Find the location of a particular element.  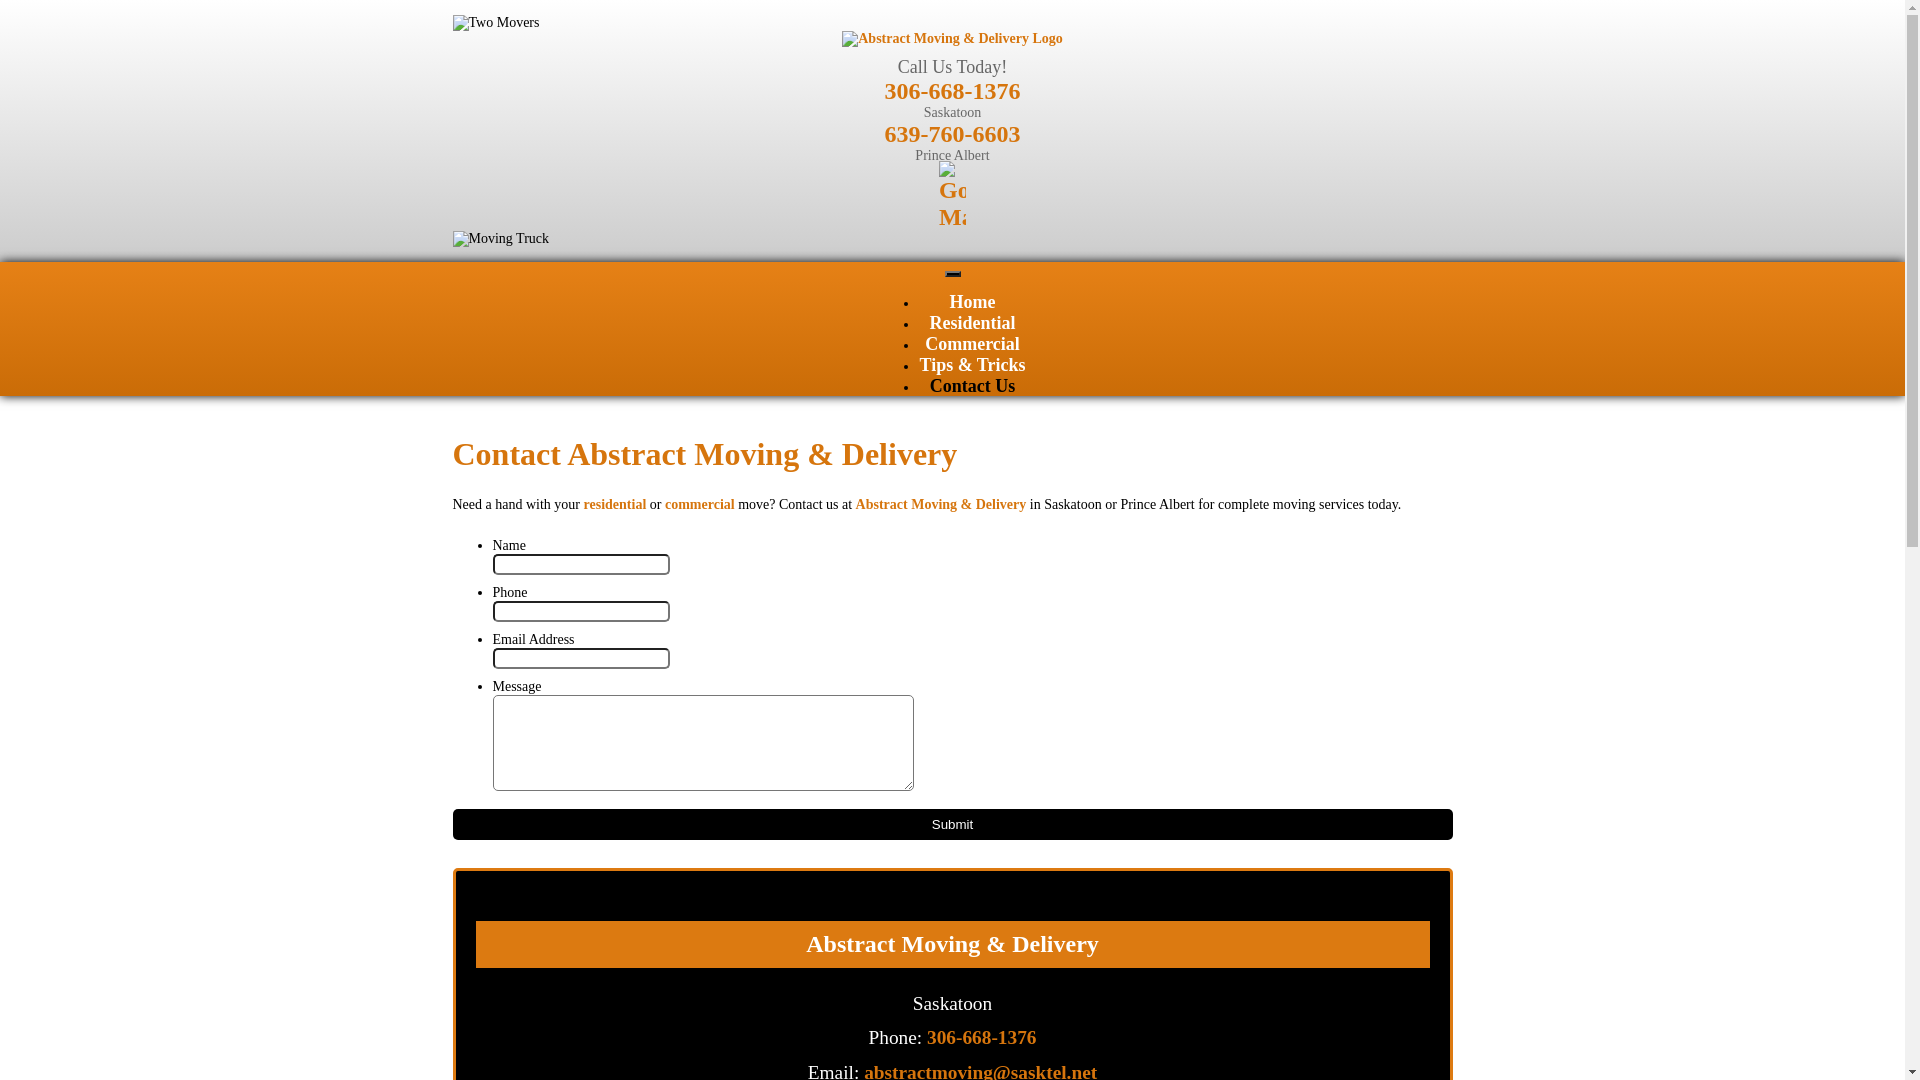

'Contact Us' is located at coordinates (973, 385).